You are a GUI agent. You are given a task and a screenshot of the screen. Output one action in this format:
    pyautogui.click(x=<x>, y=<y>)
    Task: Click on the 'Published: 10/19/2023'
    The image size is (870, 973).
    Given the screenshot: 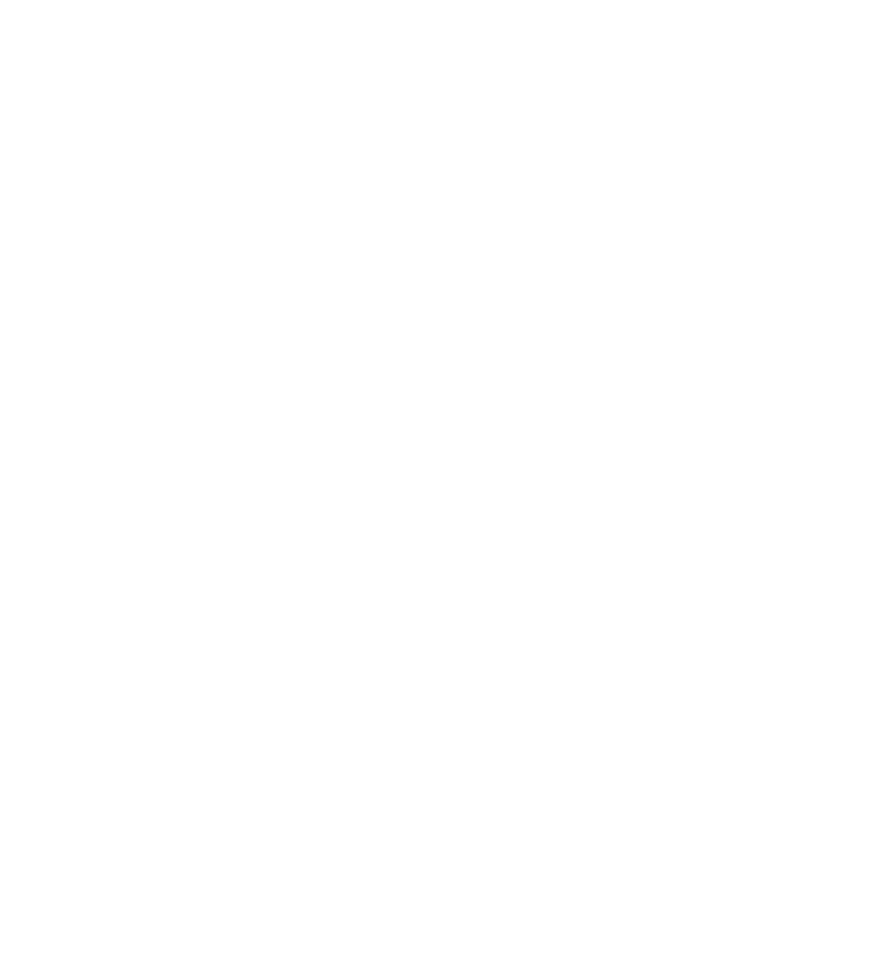 What is the action you would take?
    pyautogui.click(x=422, y=838)
    